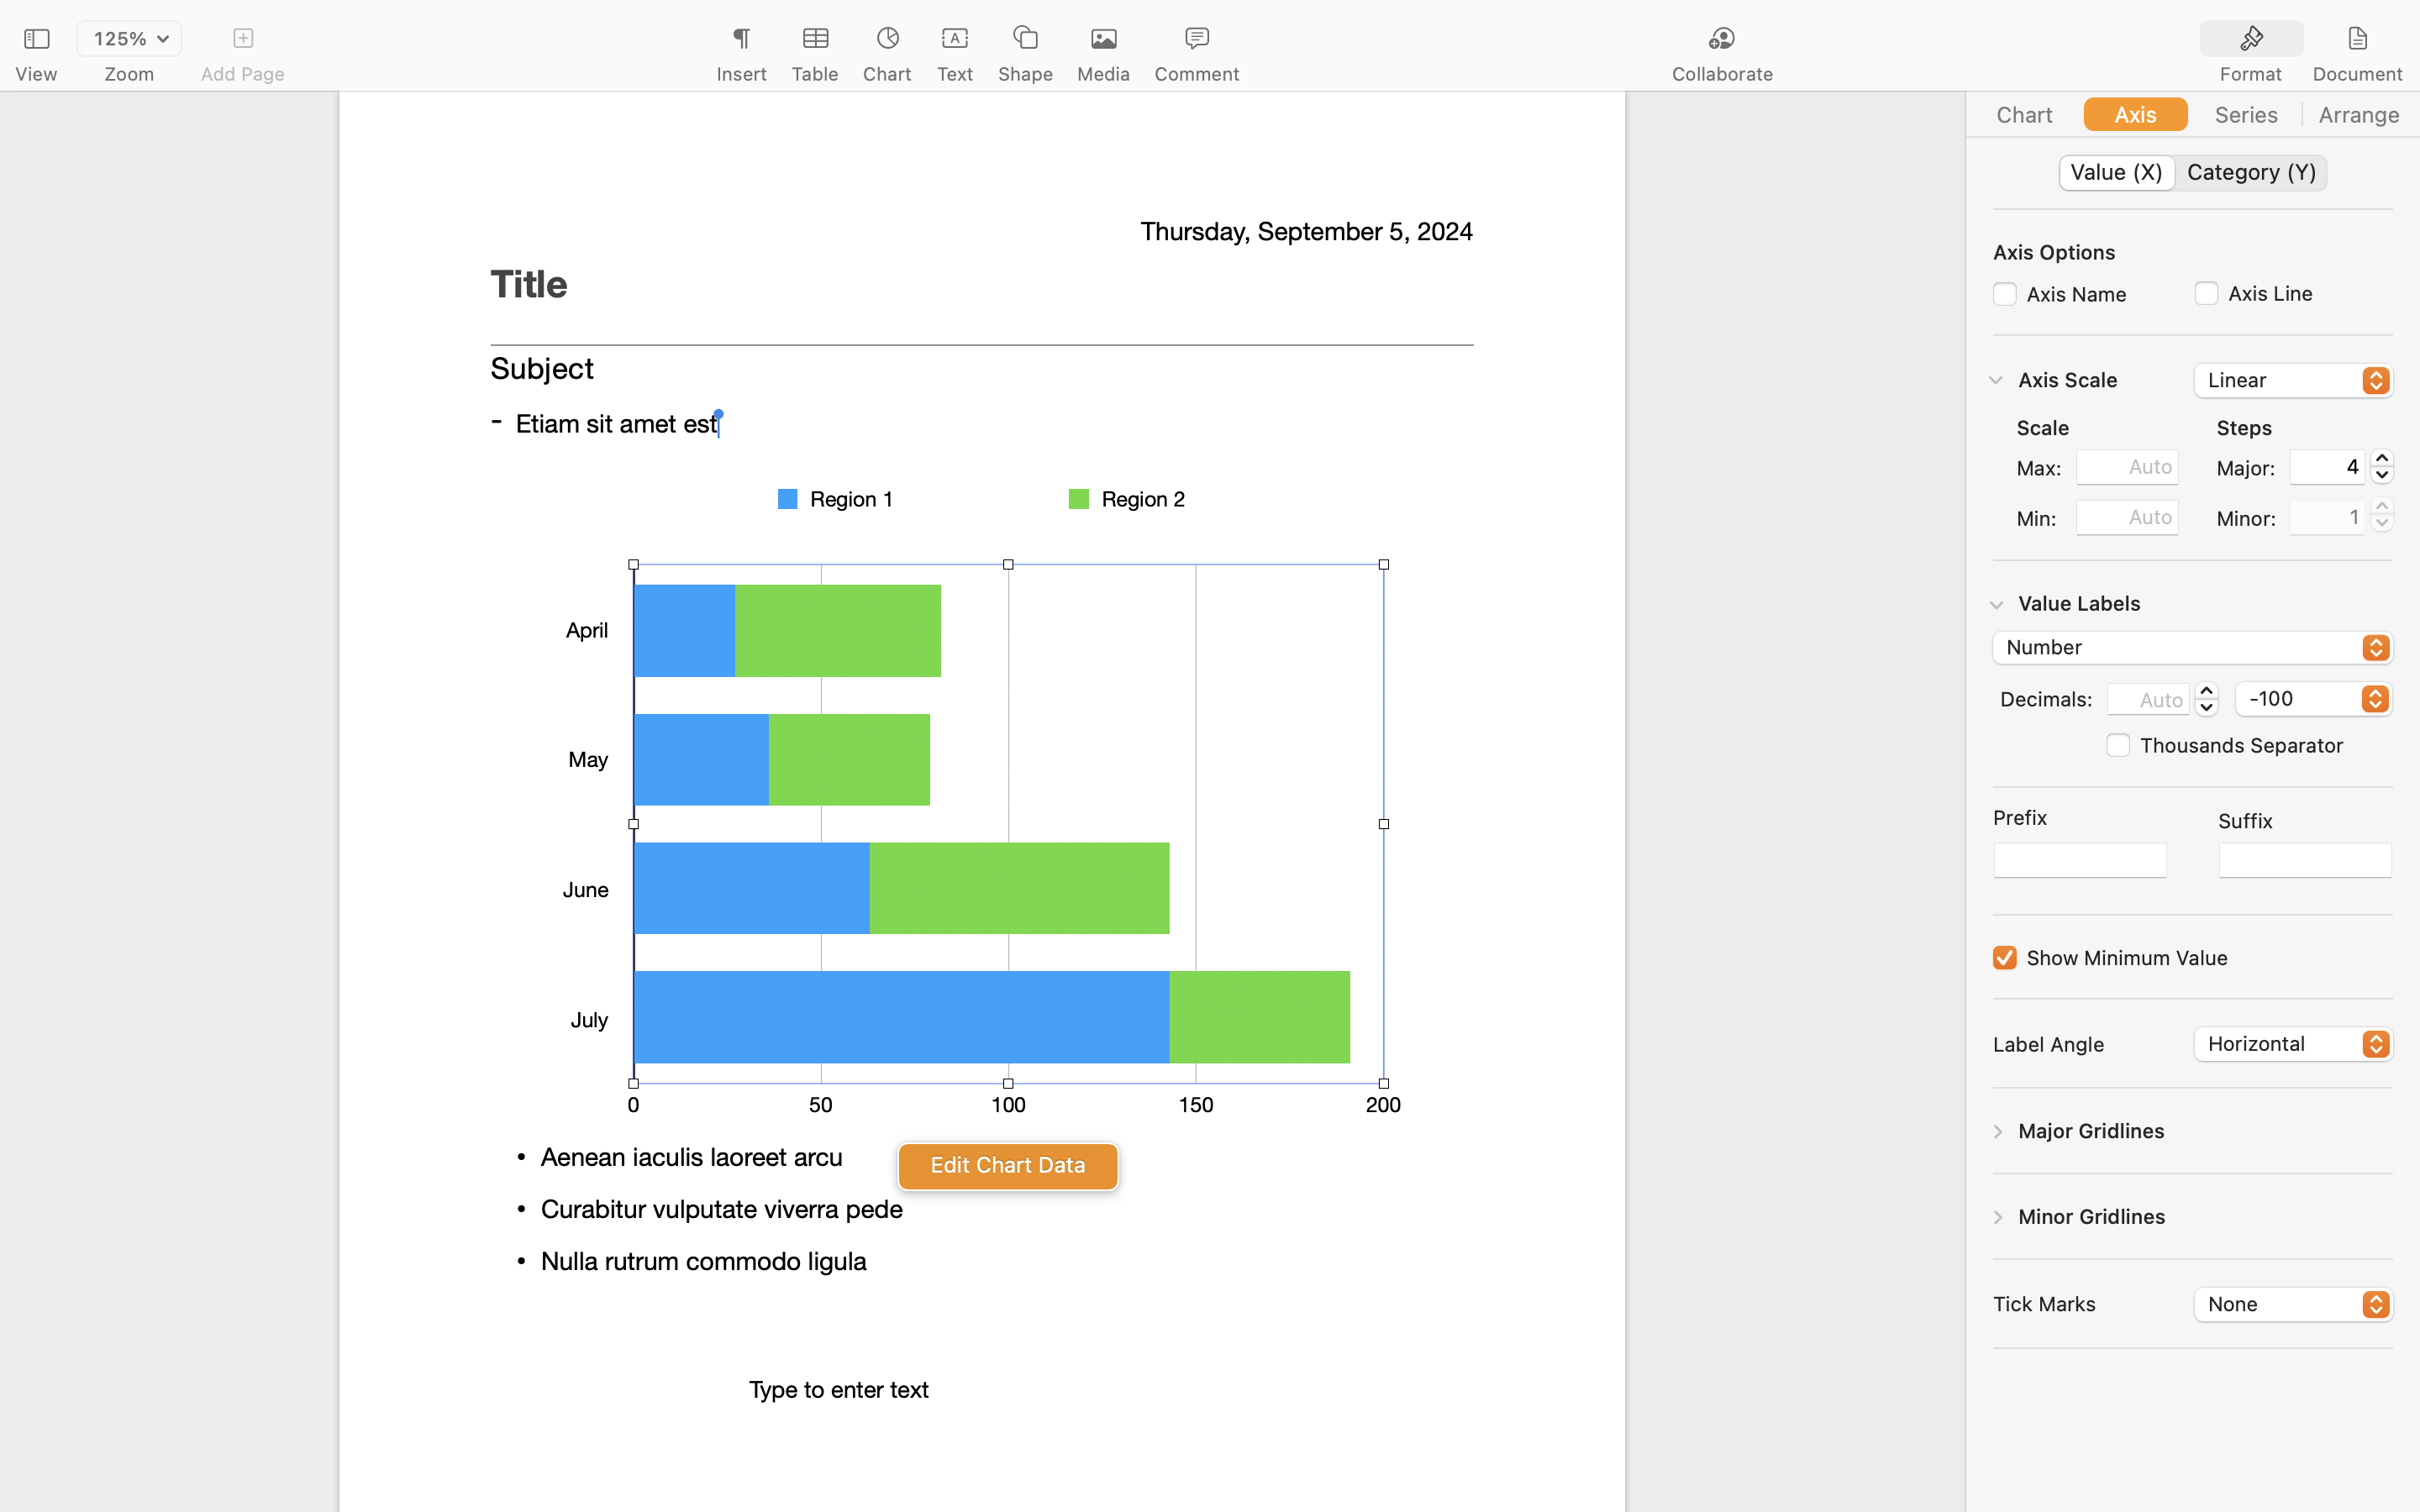 This screenshot has width=2420, height=1512. What do you see at coordinates (2045, 696) in the screenshot?
I see `'Decimals:'` at bounding box center [2045, 696].